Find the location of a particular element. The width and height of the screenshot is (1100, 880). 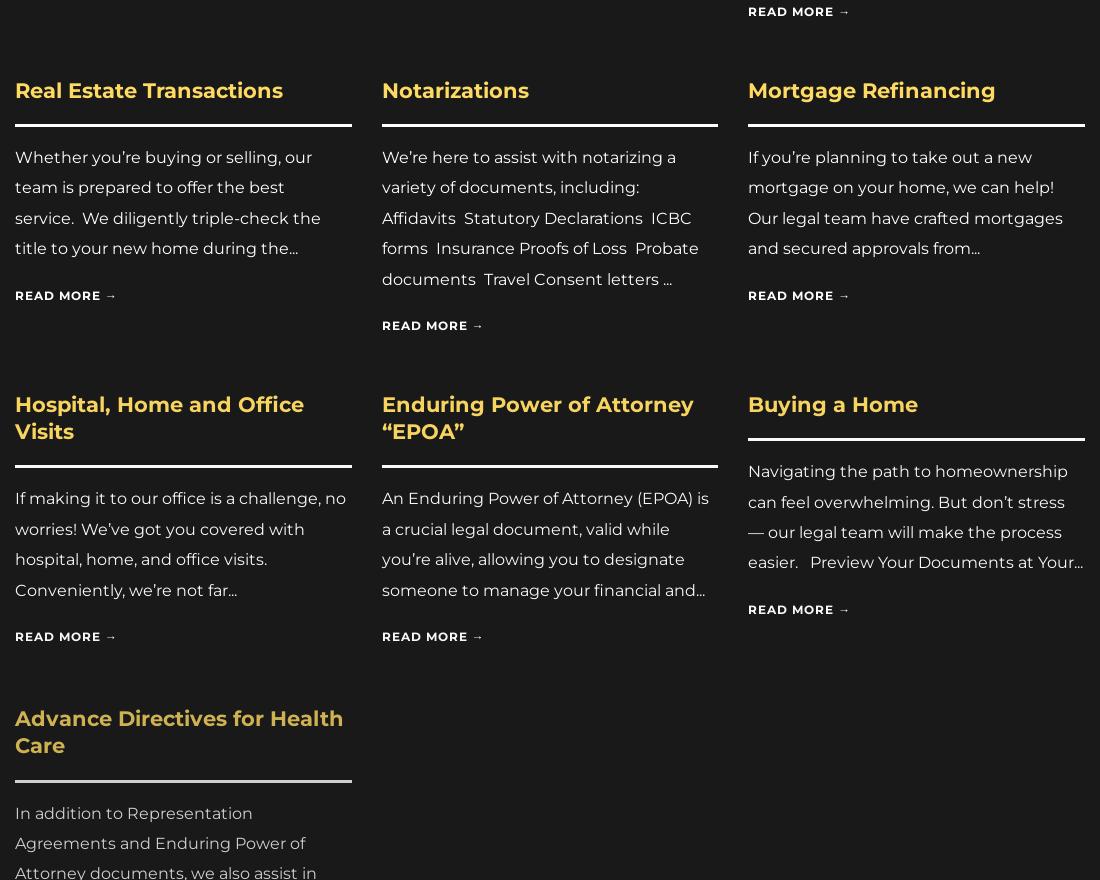

'Mortgage Refinancing' is located at coordinates (870, 88).